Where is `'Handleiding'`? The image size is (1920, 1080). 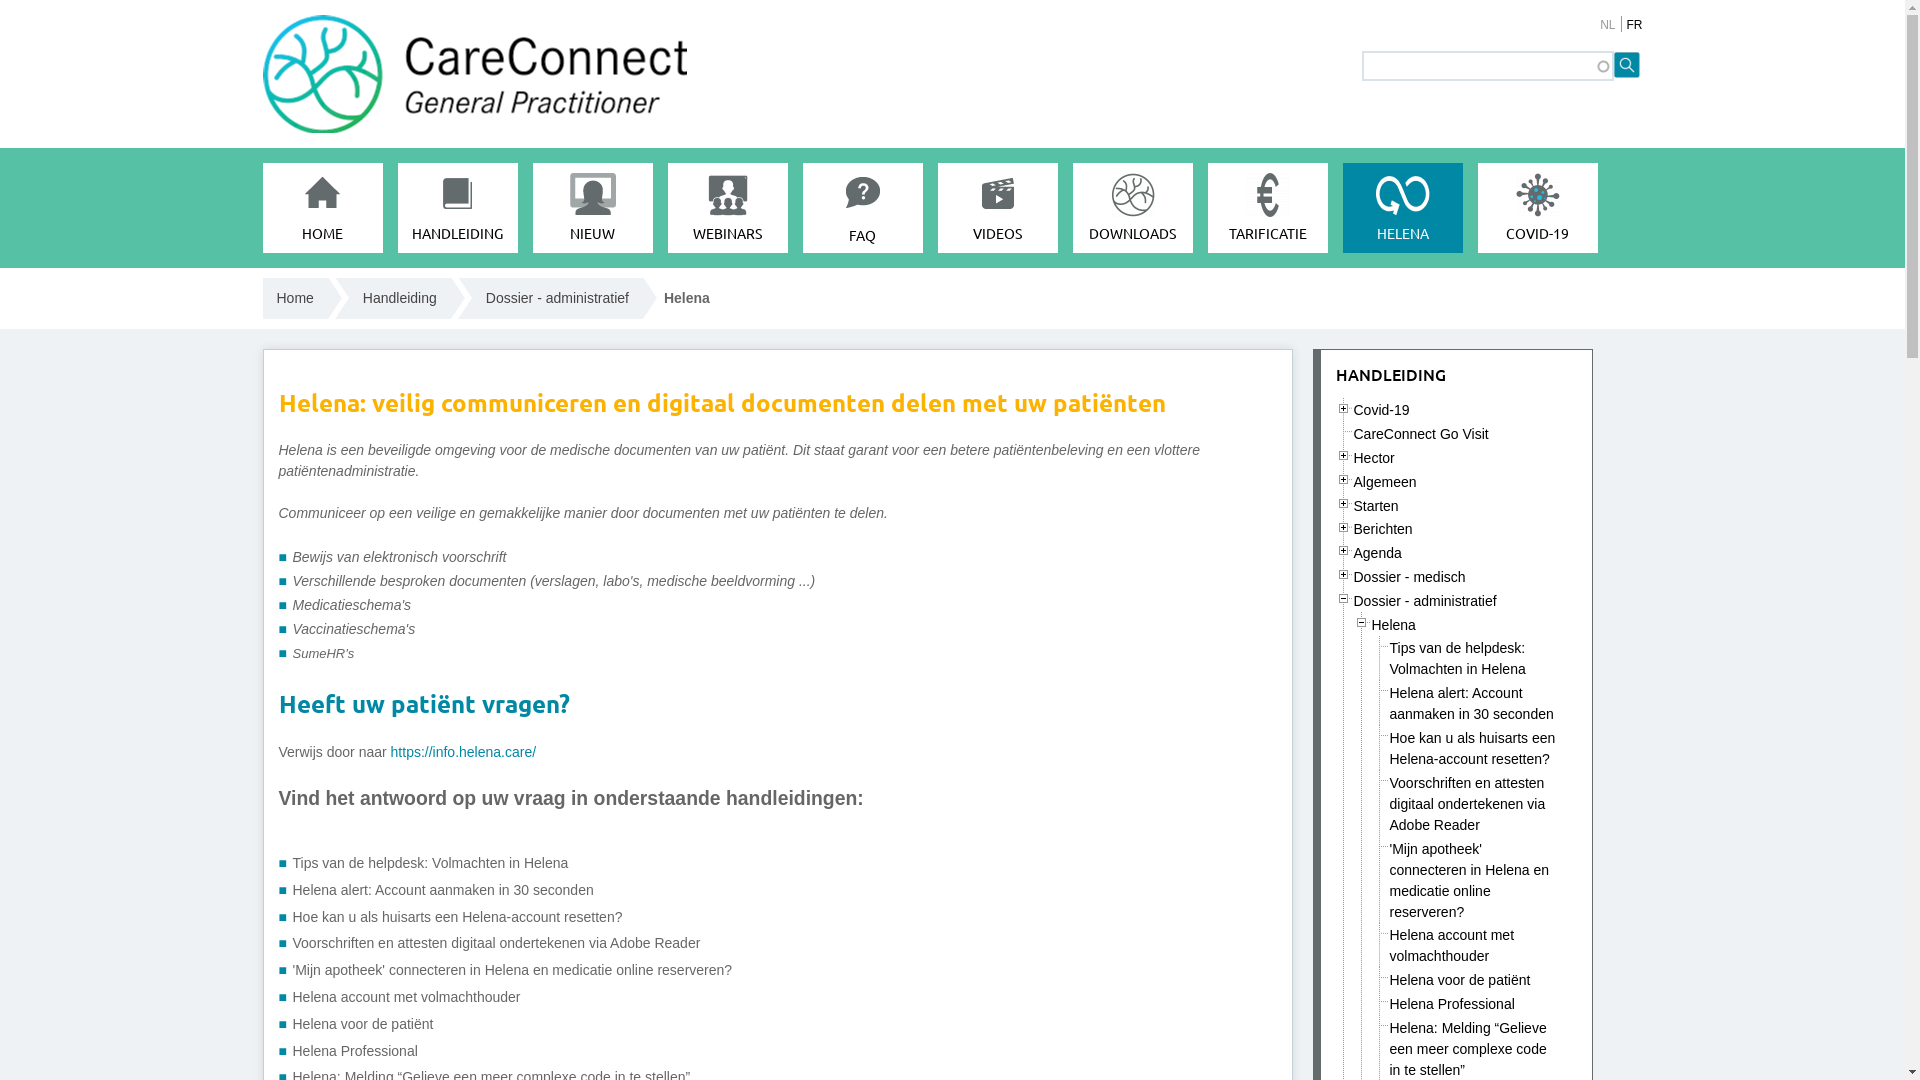
'Handleiding' is located at coordinates (399, 298).